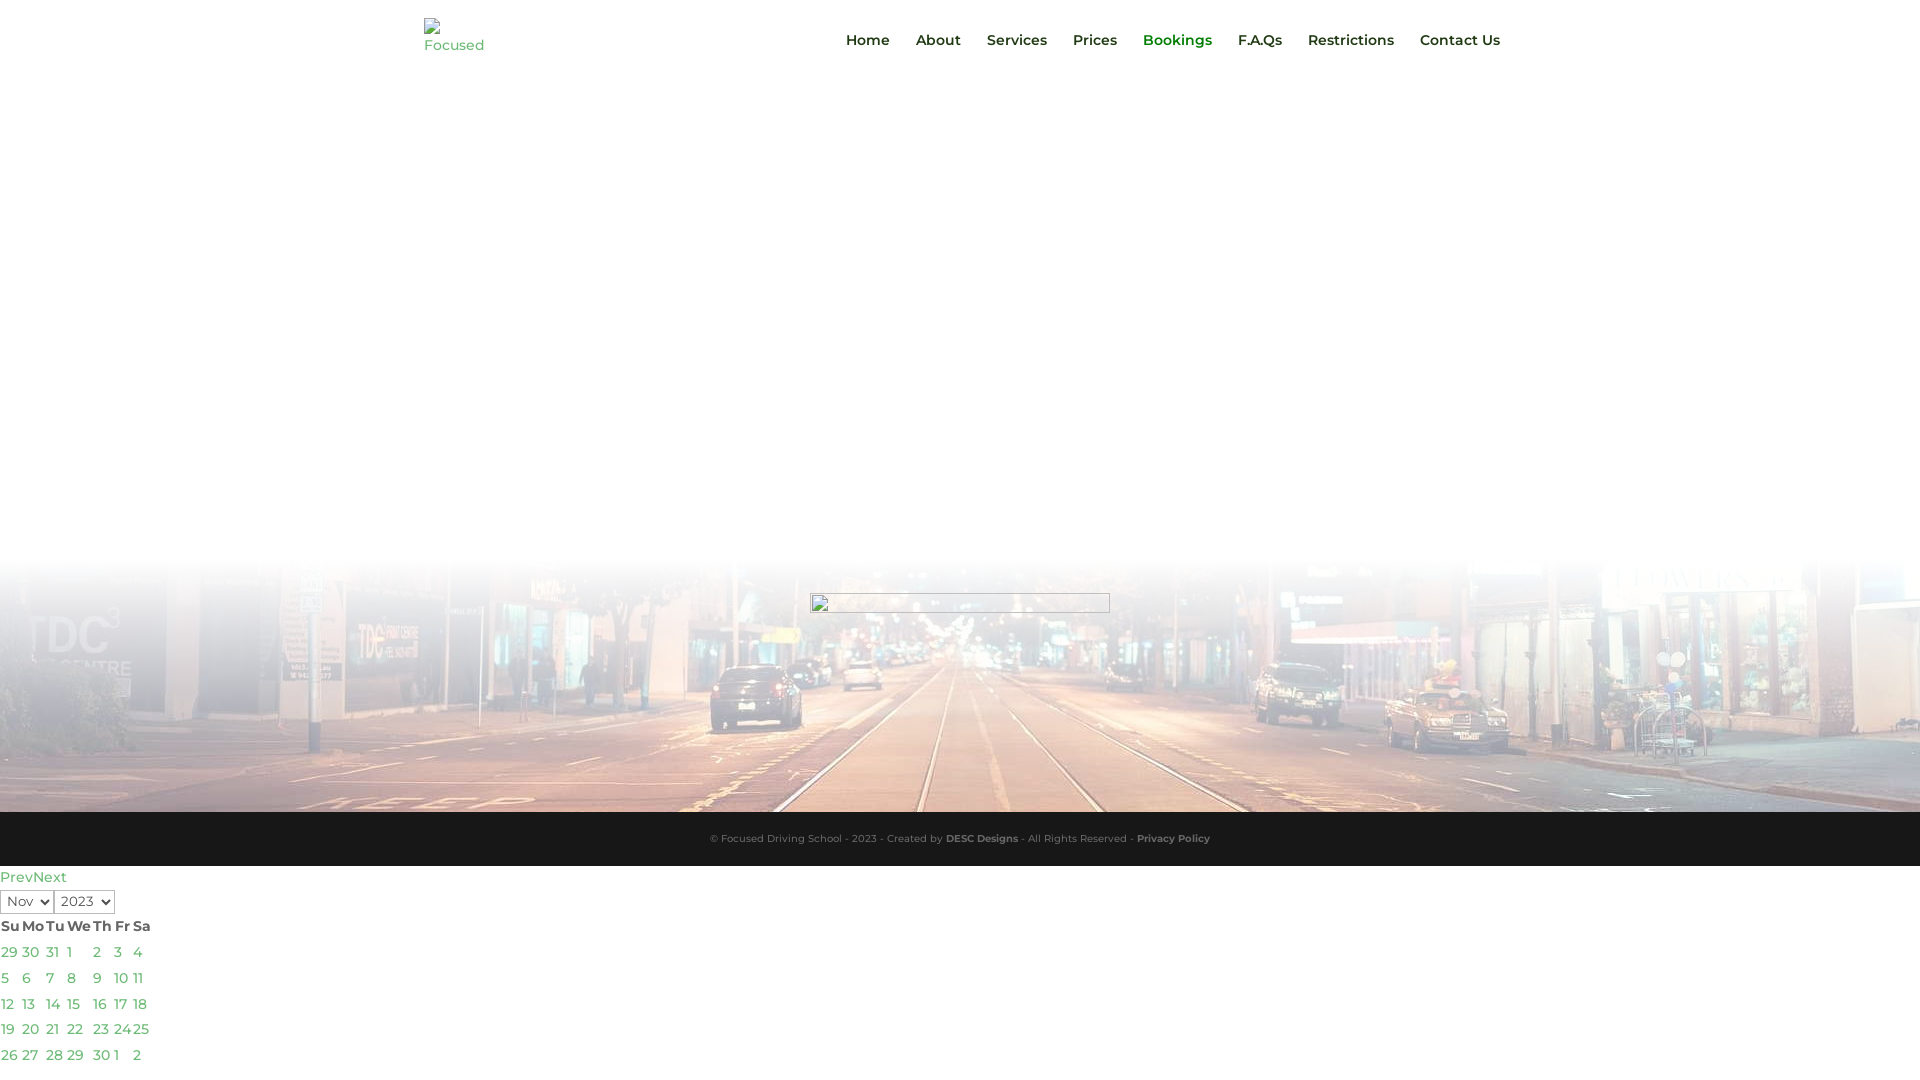 The image size is (1920, 1080). I want to click on 'Home', so click(868, 55).